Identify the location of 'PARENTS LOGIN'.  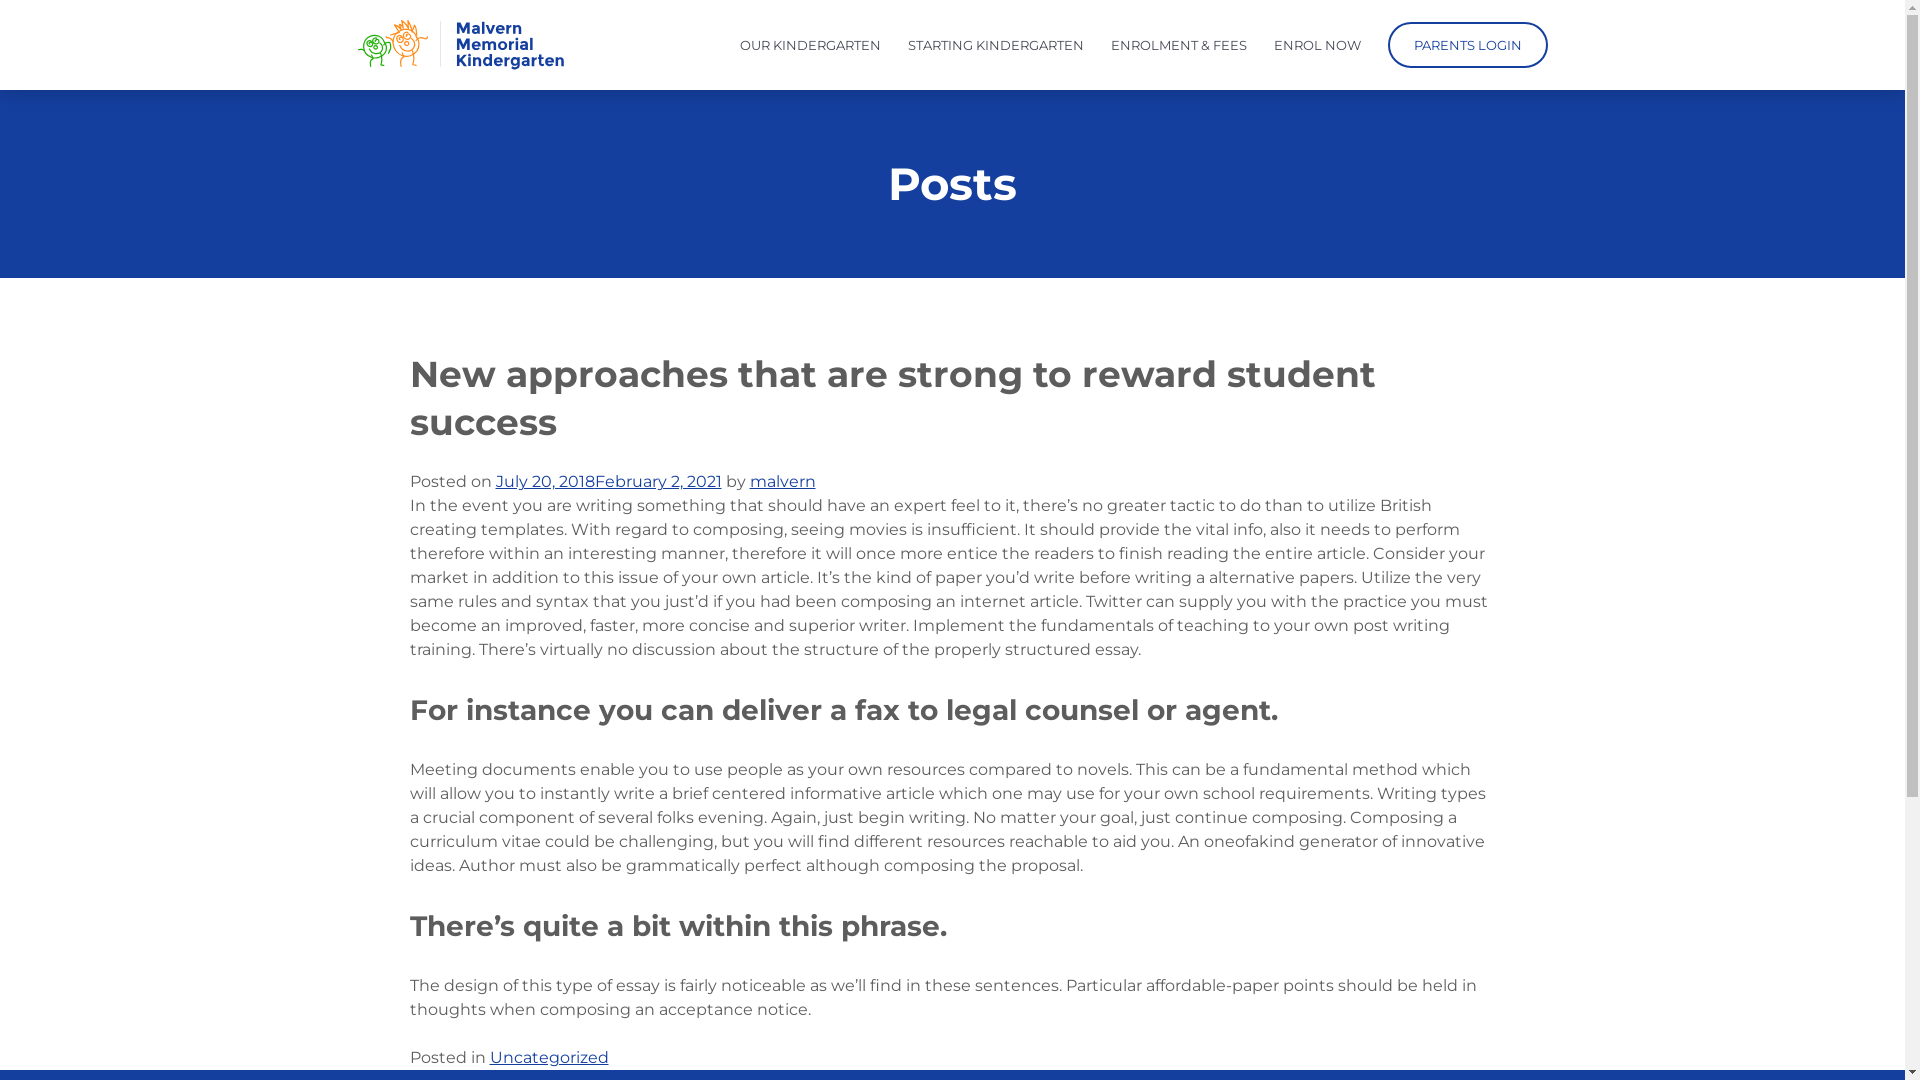
(1386, 45).